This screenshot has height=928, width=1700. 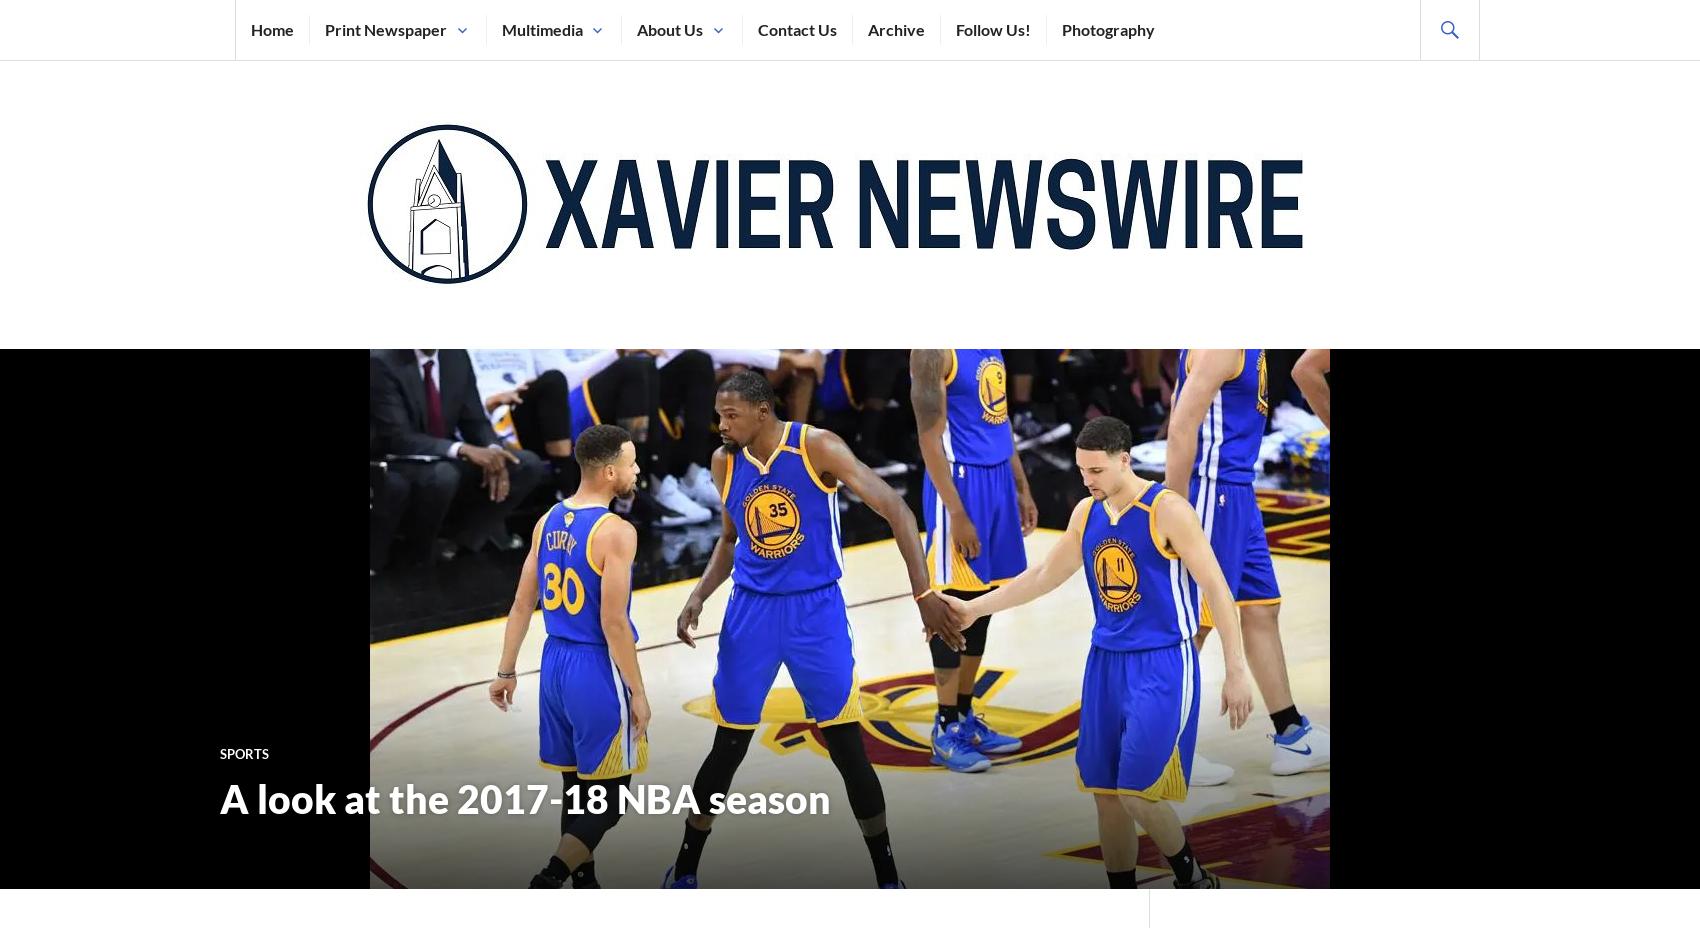 I want to click on 'Photography', so click(x=1107, y=28).